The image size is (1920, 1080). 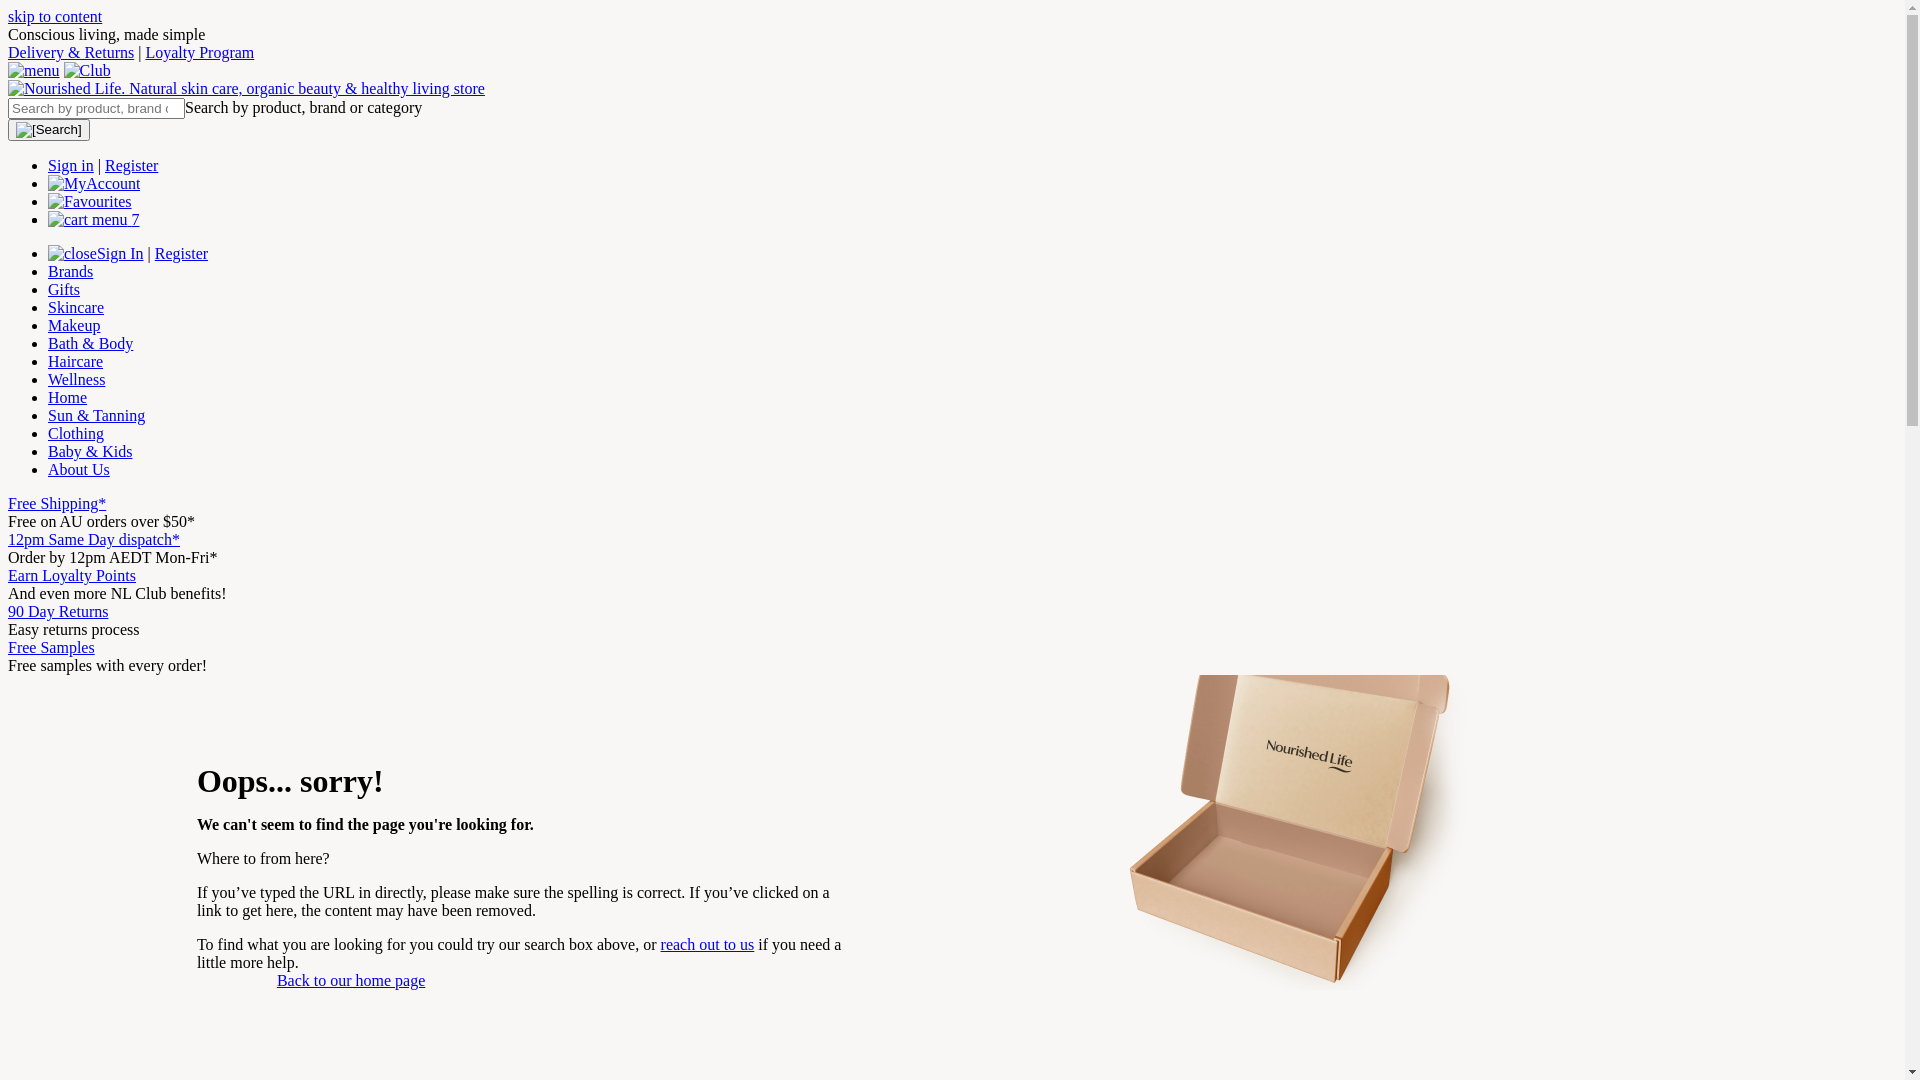 What do you see at coordinates (661, 944) in the screenshot?
I see `'reach out to us'` at bounding box center [661, 944].